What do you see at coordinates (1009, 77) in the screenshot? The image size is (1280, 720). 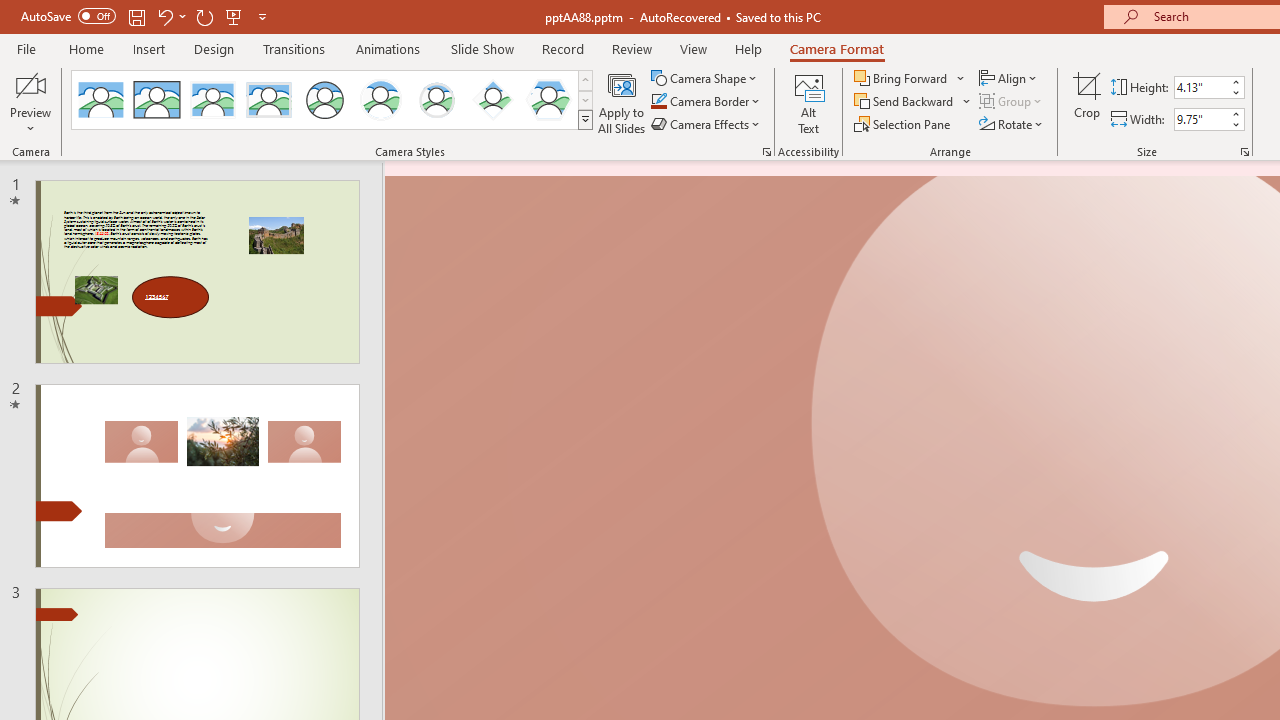 I see `'Align'` at bounding box center [1009, 77].